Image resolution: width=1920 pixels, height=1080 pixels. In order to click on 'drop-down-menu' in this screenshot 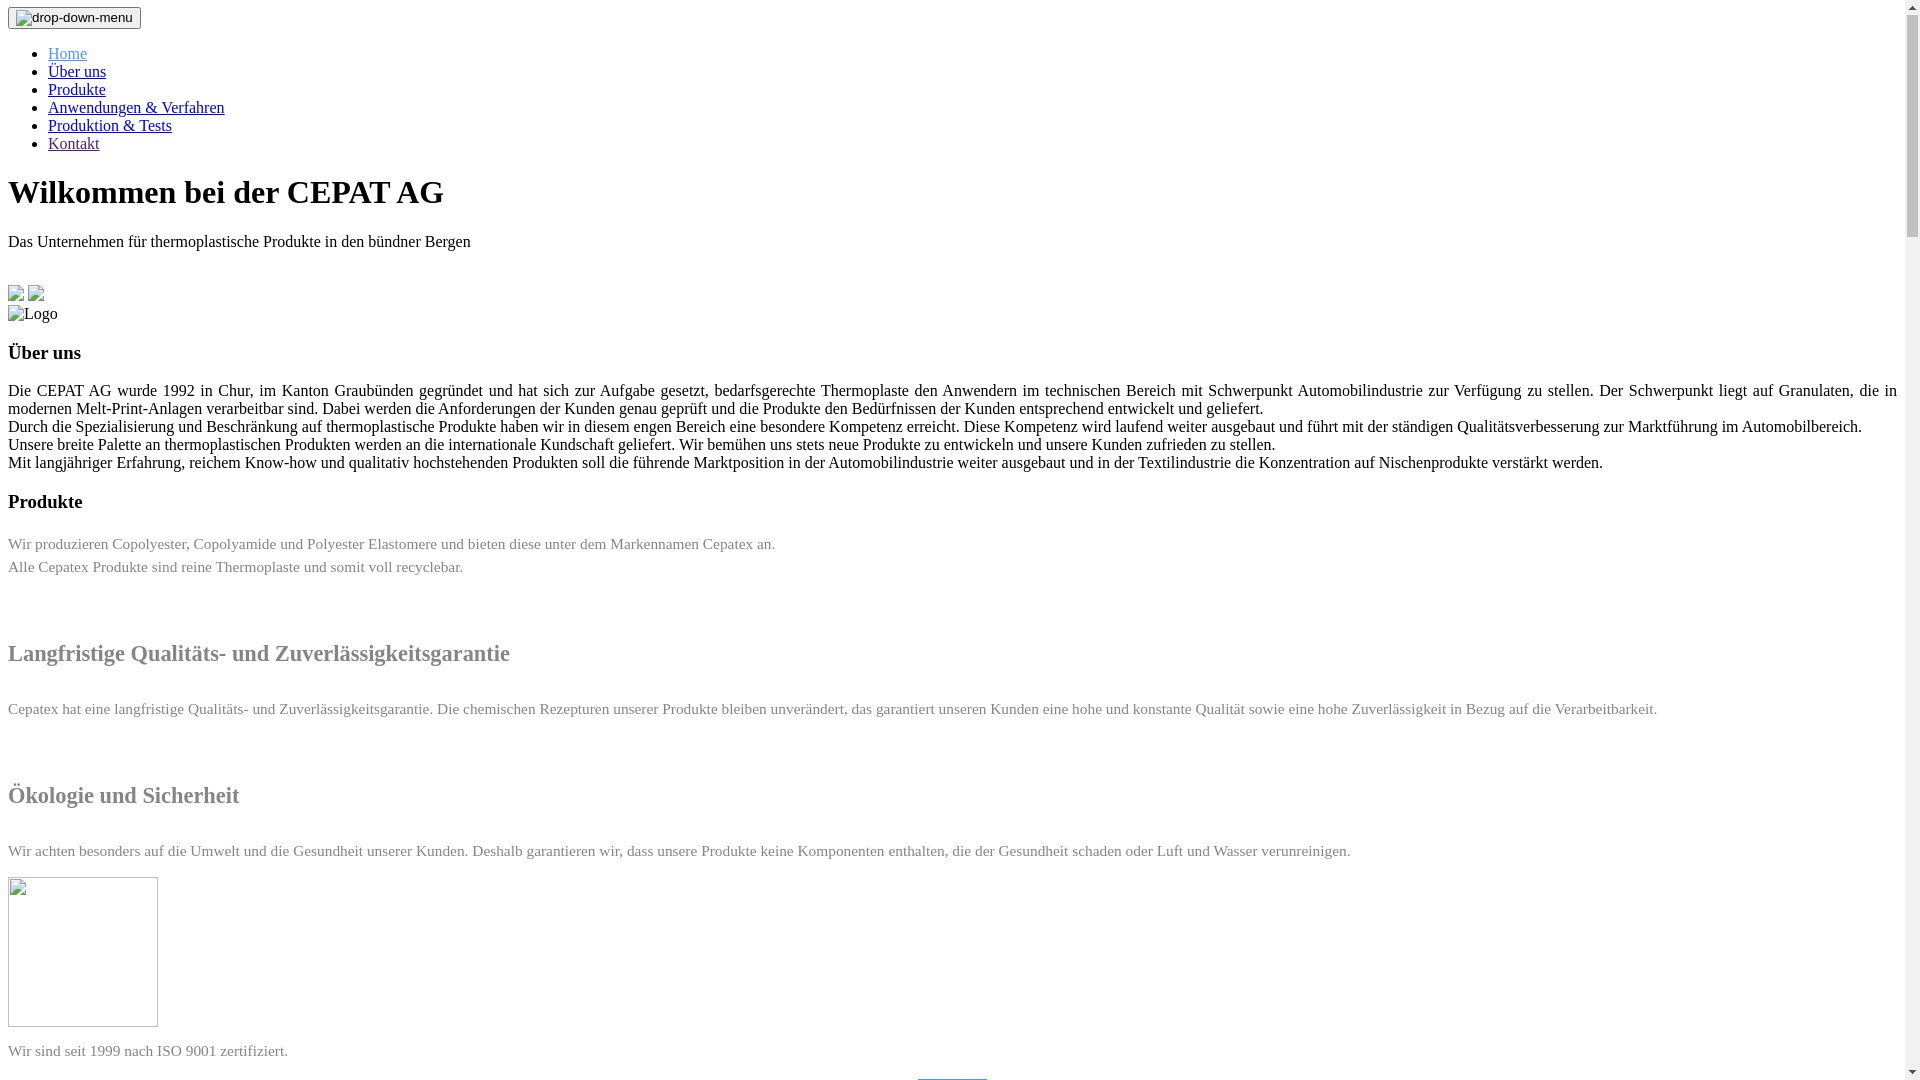, I will do `click(74, 19)`.